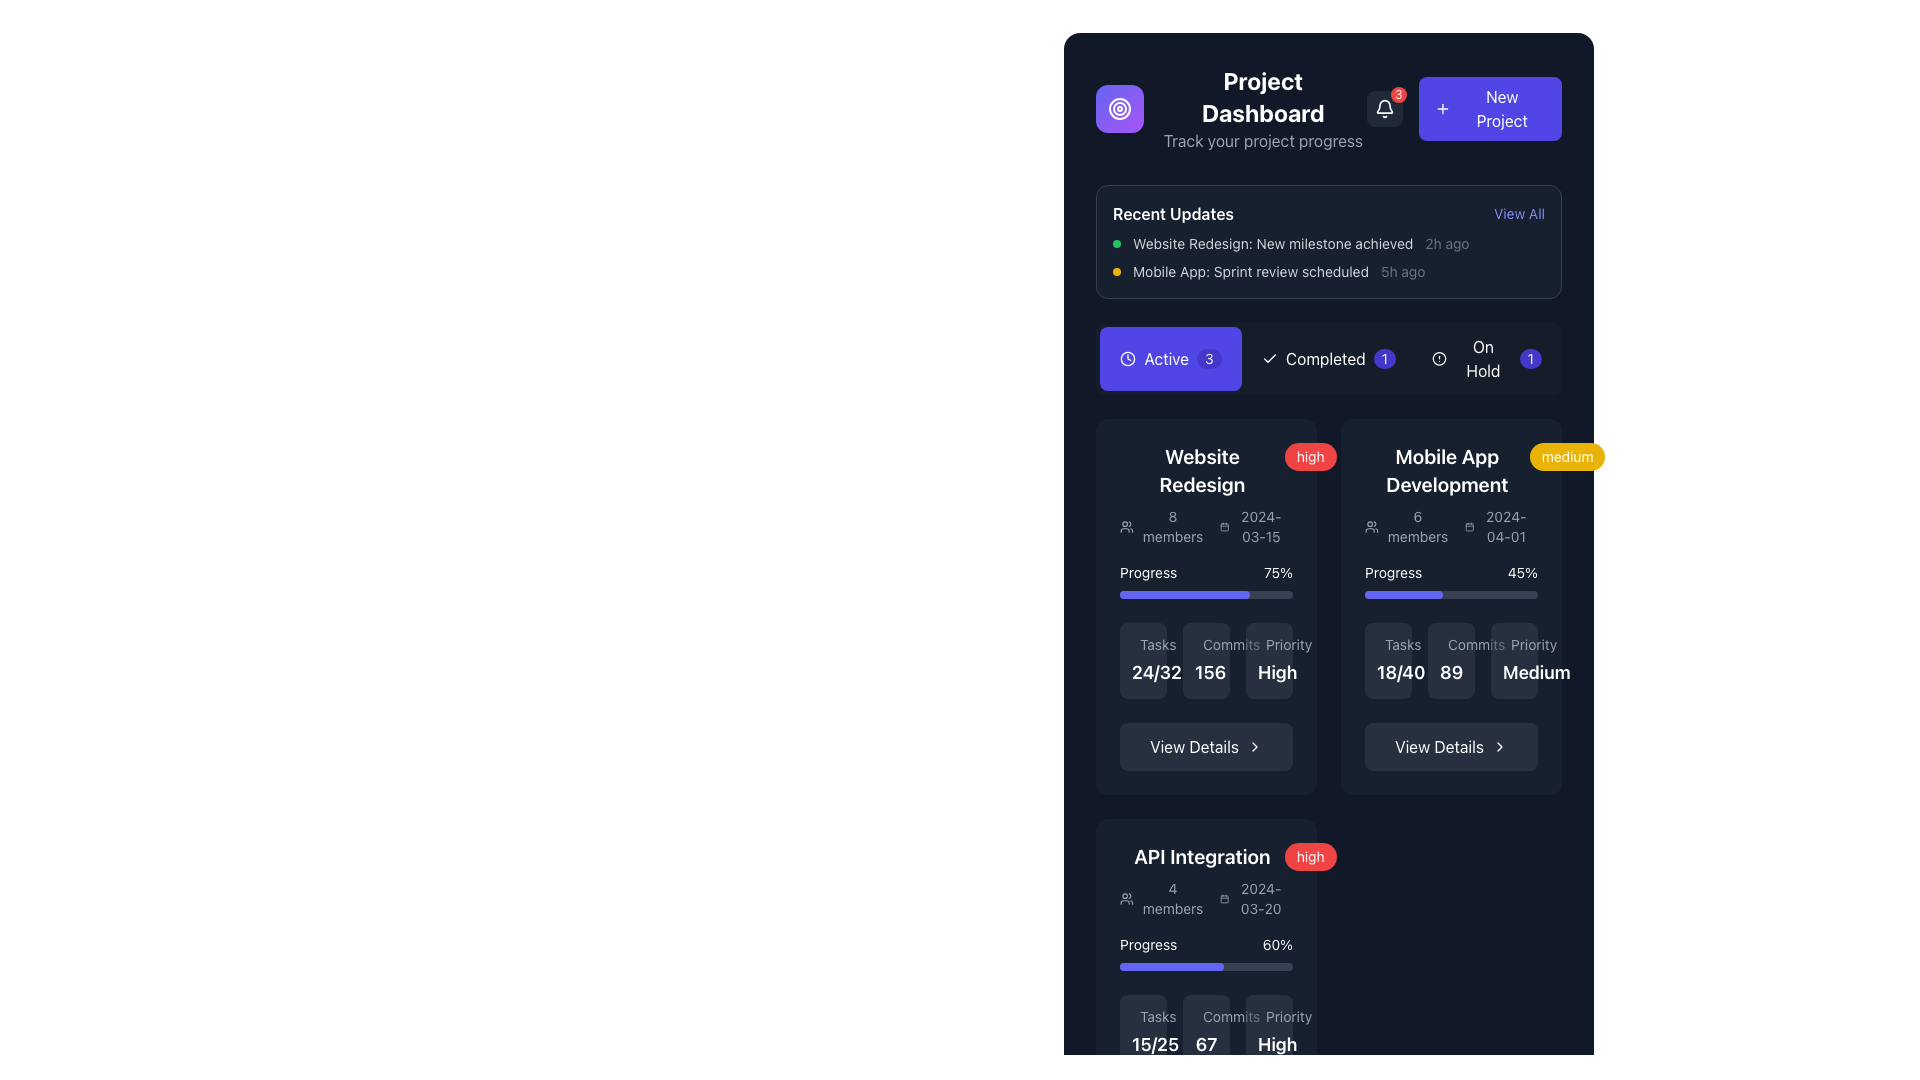 Image resolution: width=1920 pixels, height=1080 pixels. Describe the element at coordinates (1262, 96) in the screenshot. I see `the title text element located at the top-center of the interface, which indicates the content or purpose of the displayed section` at that location.